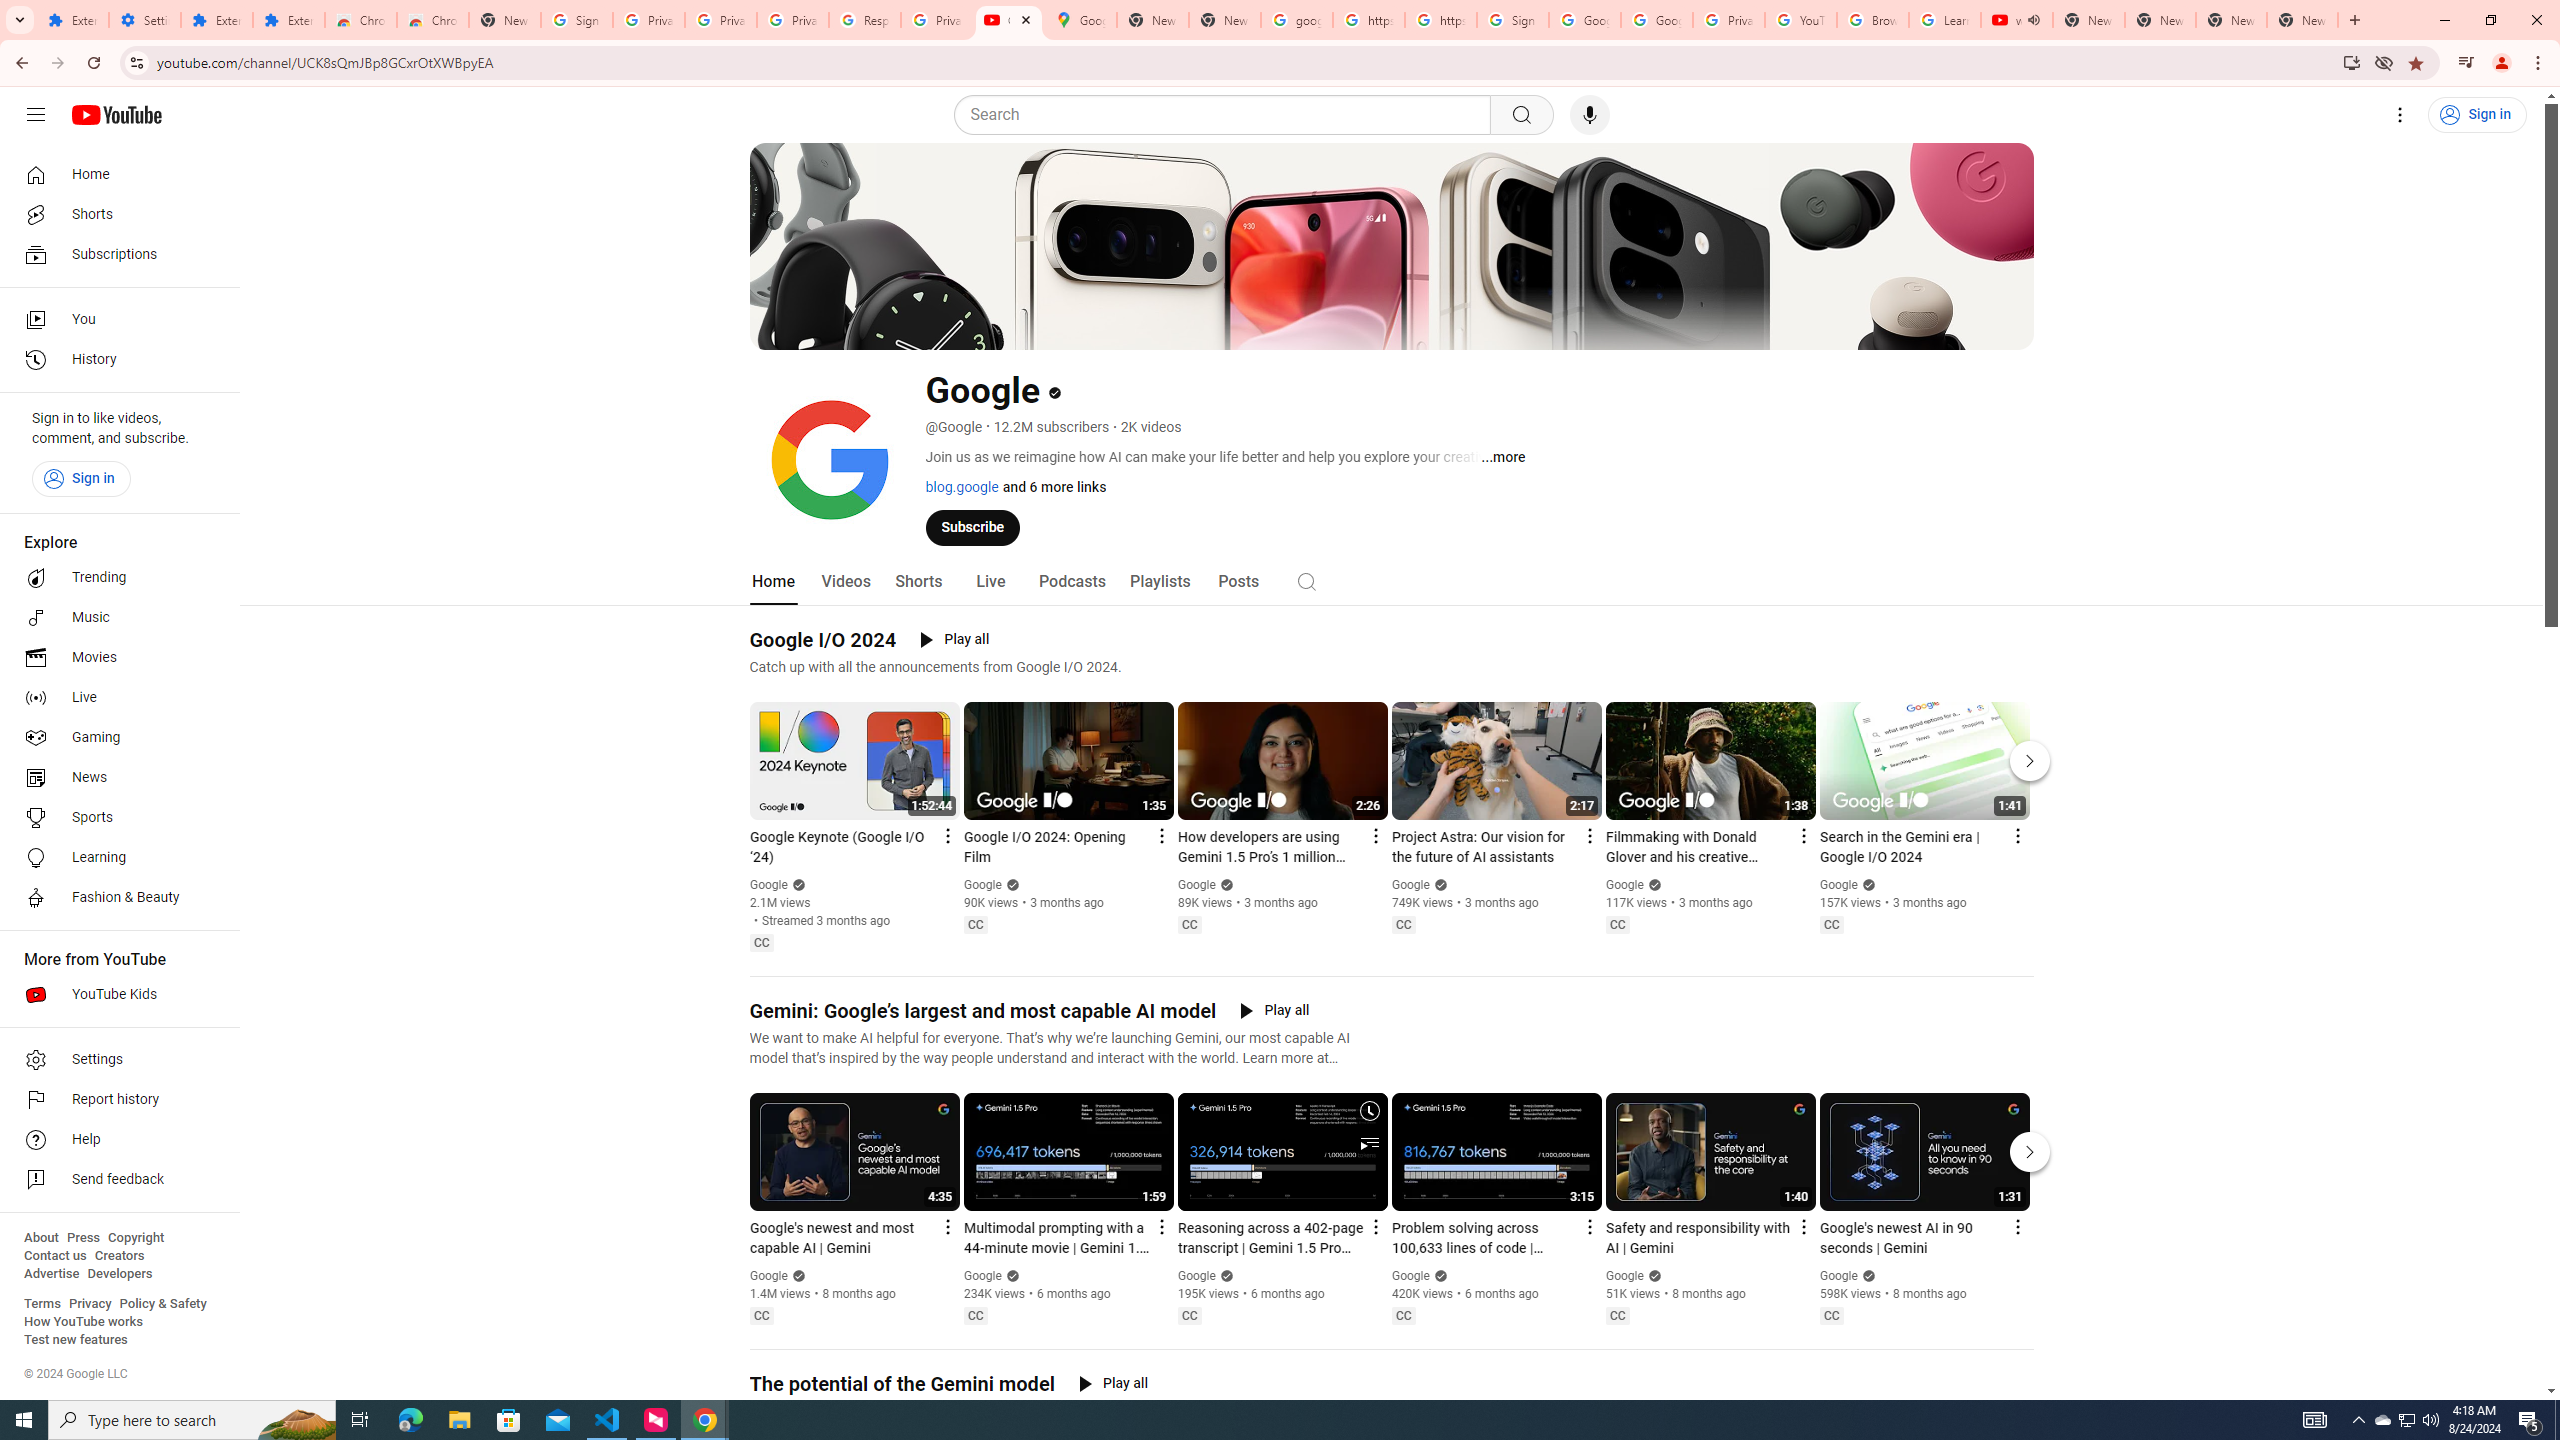 Image resolution: width=2560 pixels, height=1440 pixels. What do you see at coordinates (113, 736) in the screenshot?
I see `'Gaming'` at bounding box center [113, 736].